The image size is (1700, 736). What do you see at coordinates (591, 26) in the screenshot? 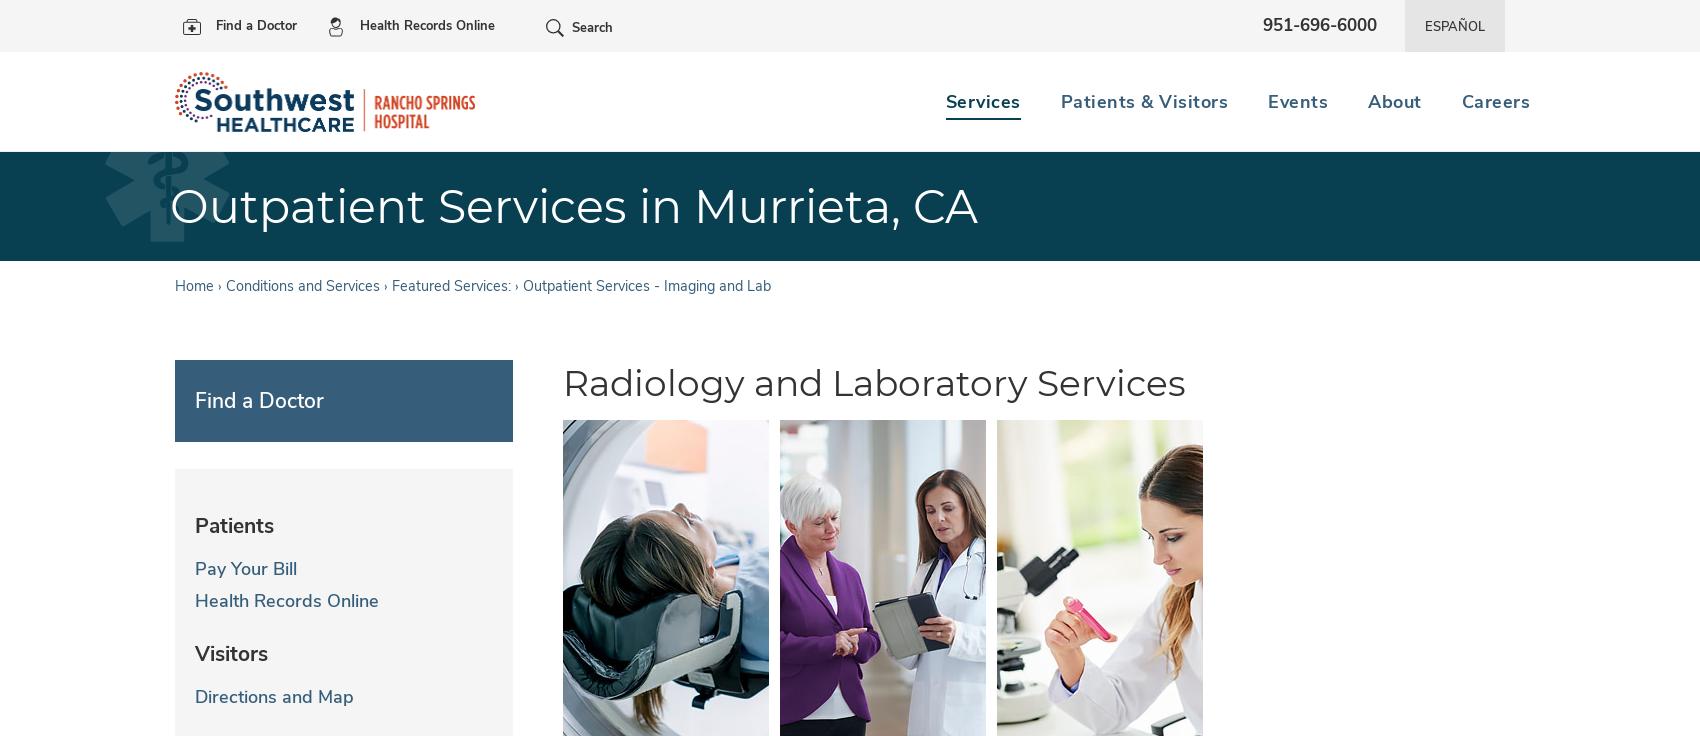
I see `'Search'` at bounding box center [591, 26].